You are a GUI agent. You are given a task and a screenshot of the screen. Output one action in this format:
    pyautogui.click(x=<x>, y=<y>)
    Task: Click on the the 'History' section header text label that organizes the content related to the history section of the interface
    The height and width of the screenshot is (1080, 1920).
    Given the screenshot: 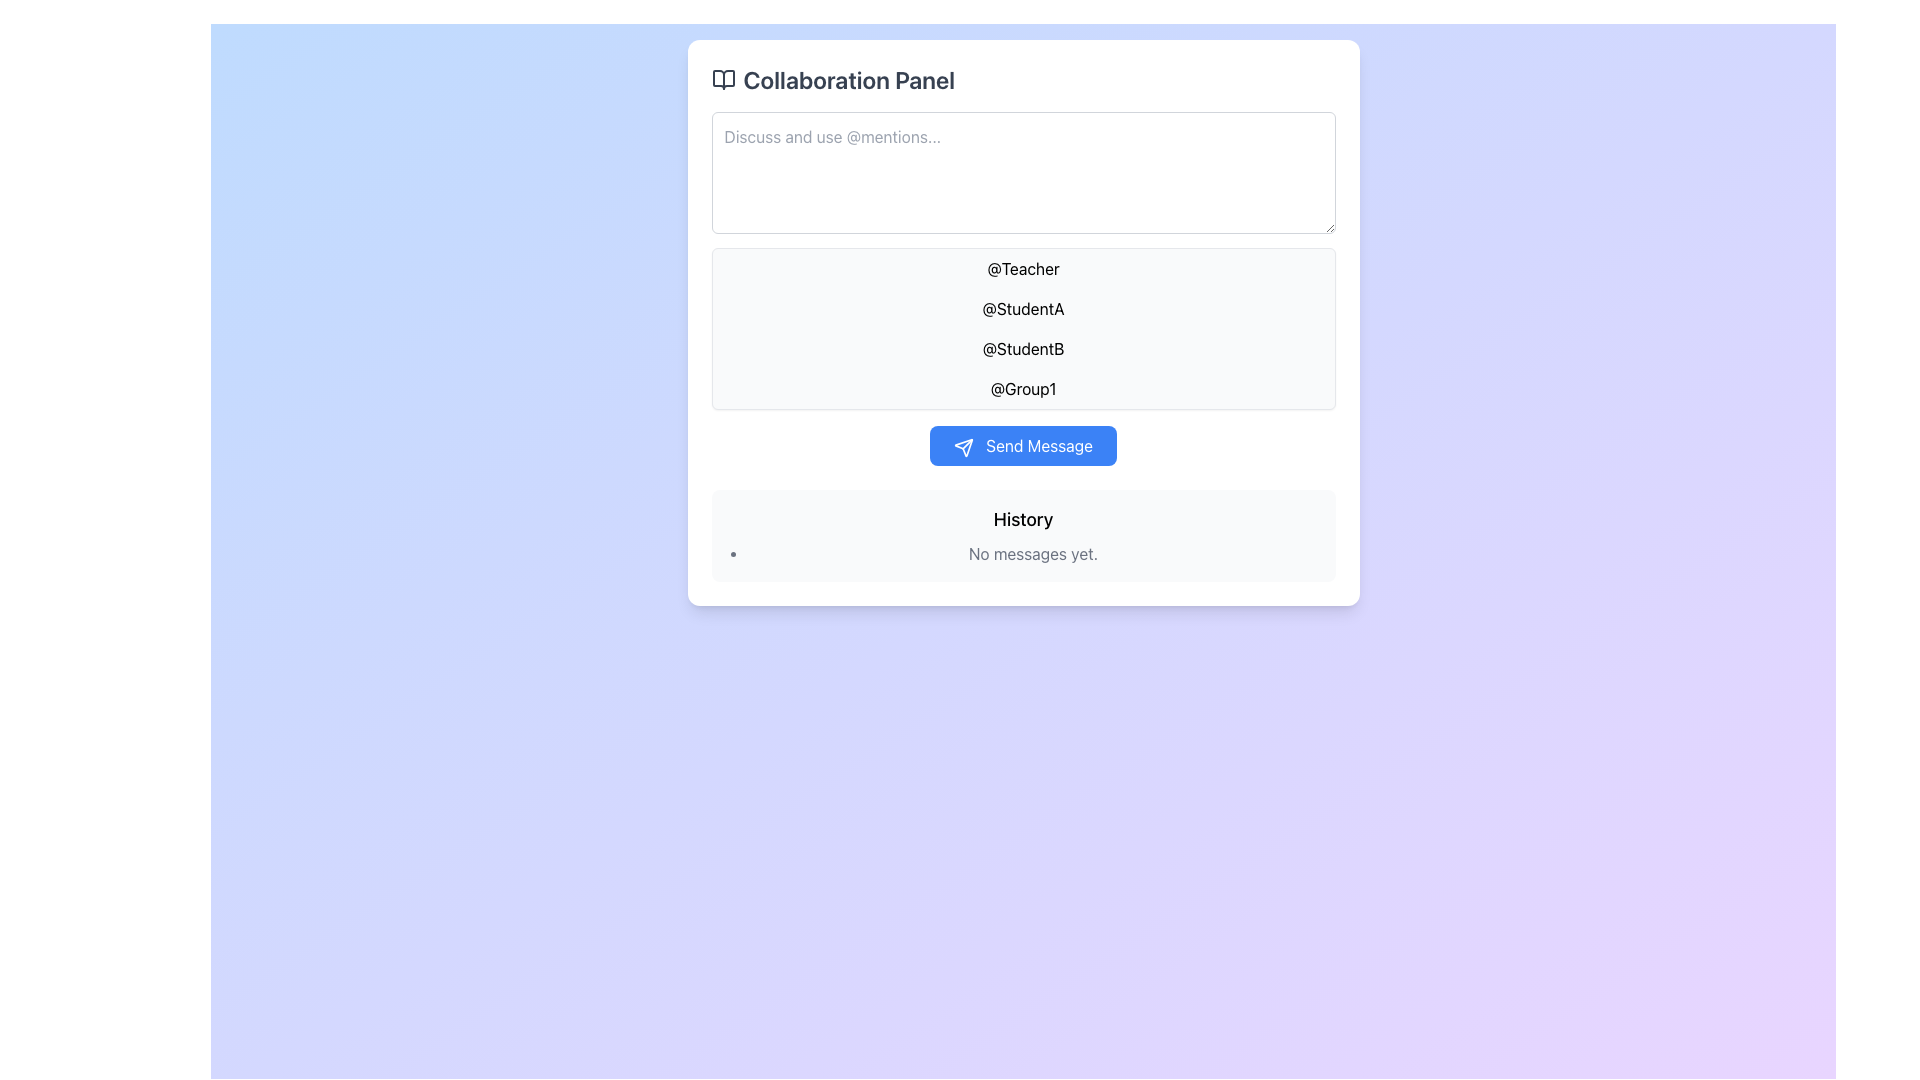 What is the action you would take?
    pyautogui.click(x=1023, y=519)
    